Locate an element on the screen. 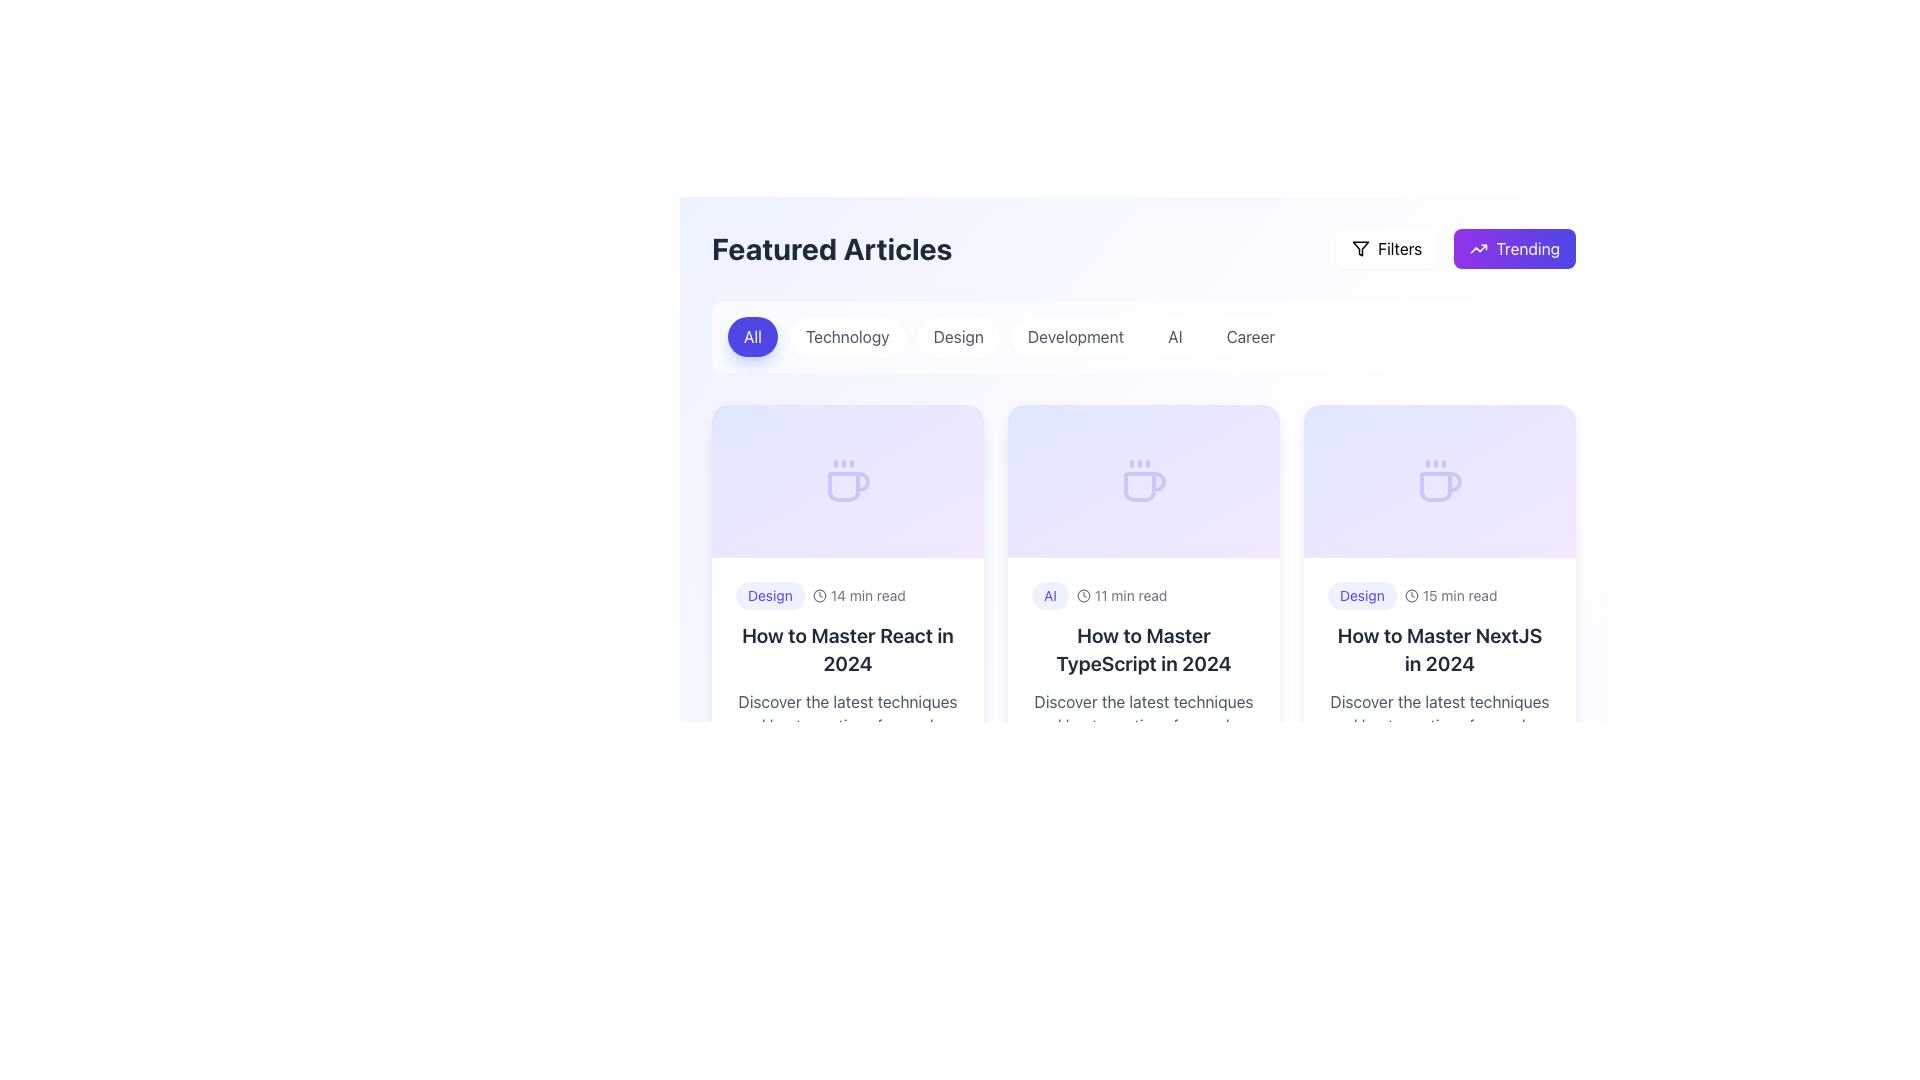 This screenshot has width=1920, height=1080. the rectangular button labeled 'Trending' with a gradient background from purple to indigo is located at coordinates (1515, 248).